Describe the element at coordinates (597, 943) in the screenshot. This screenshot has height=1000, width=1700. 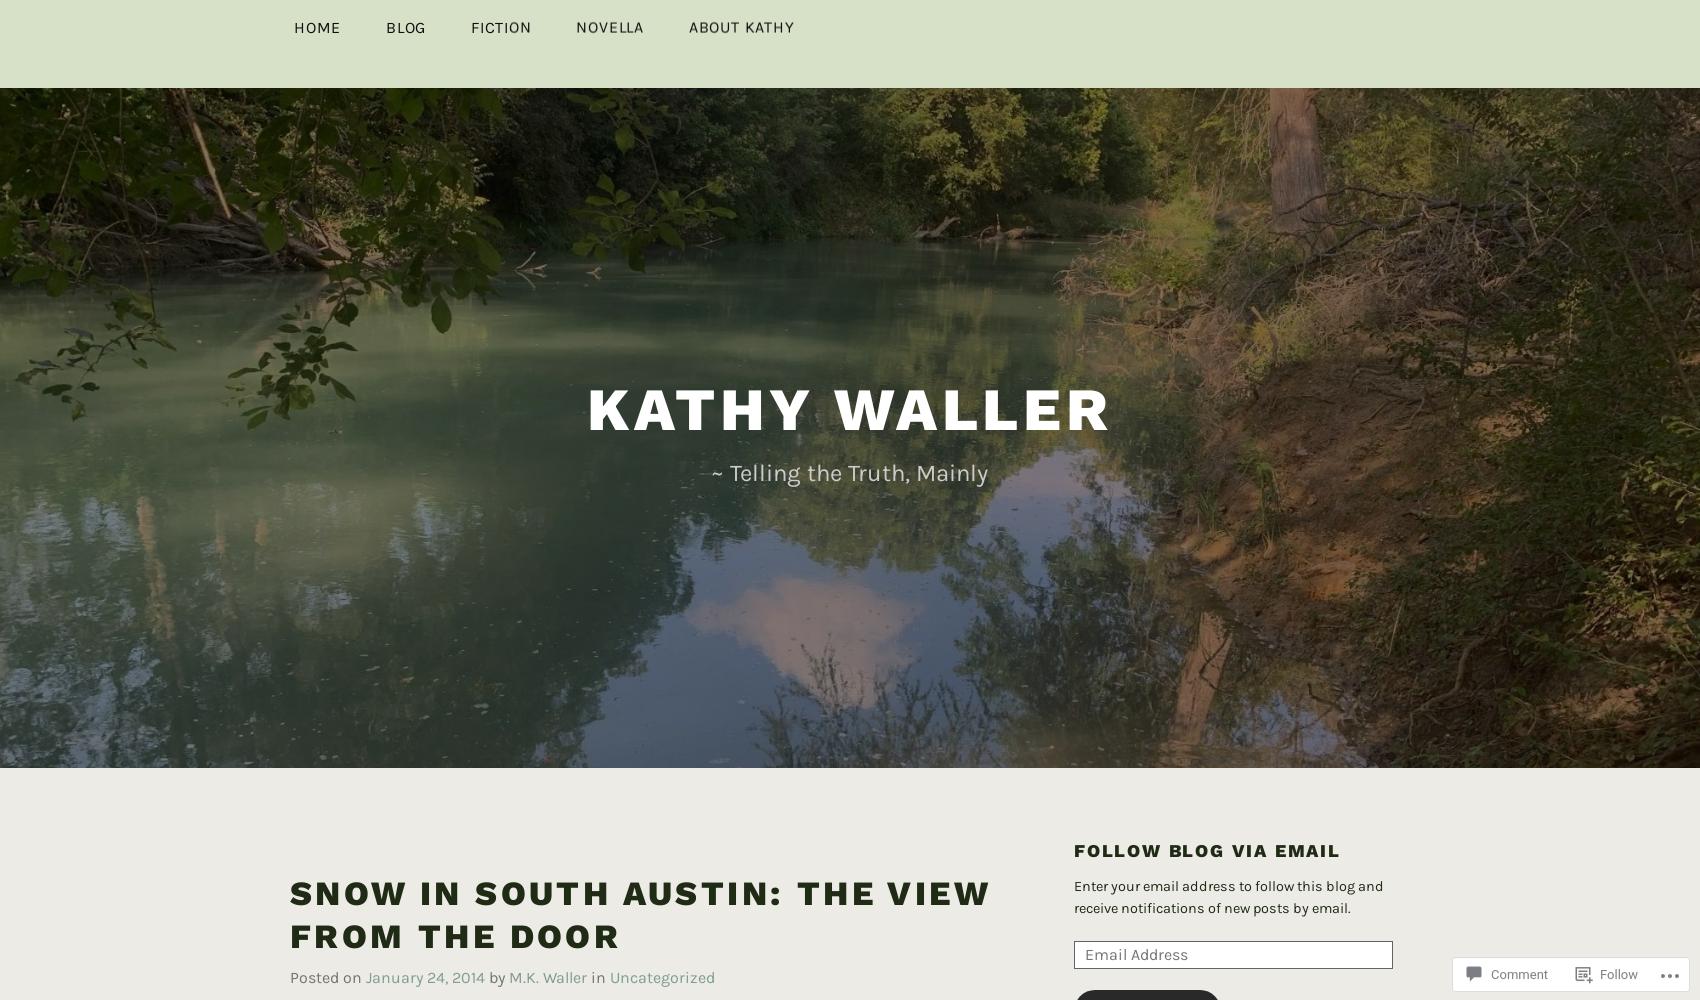
I see `'in'` at that location.